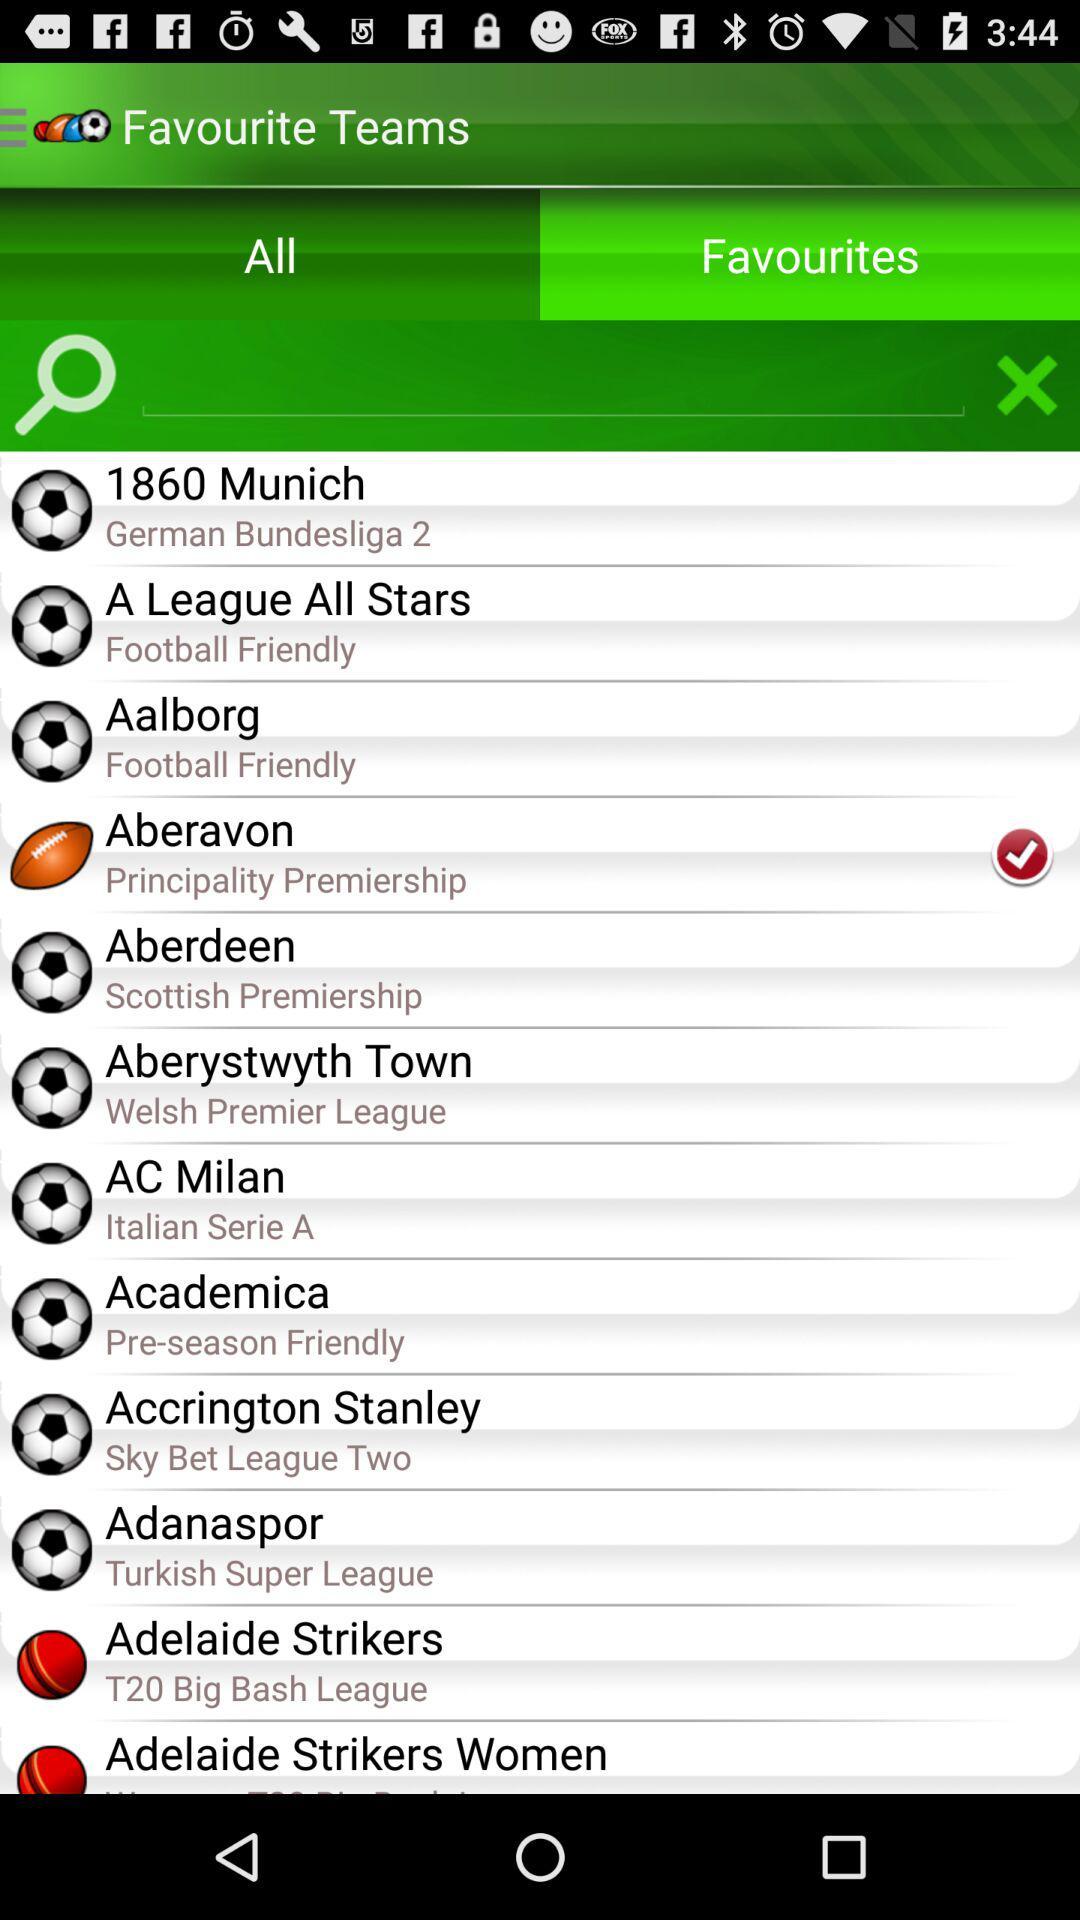 The width and height of the screenshot is (1080, 1920). What do you see at coordinates (591, 1340) in the screenshot?
I see `the pre-season friendly` at bounding box center [591, 1340].